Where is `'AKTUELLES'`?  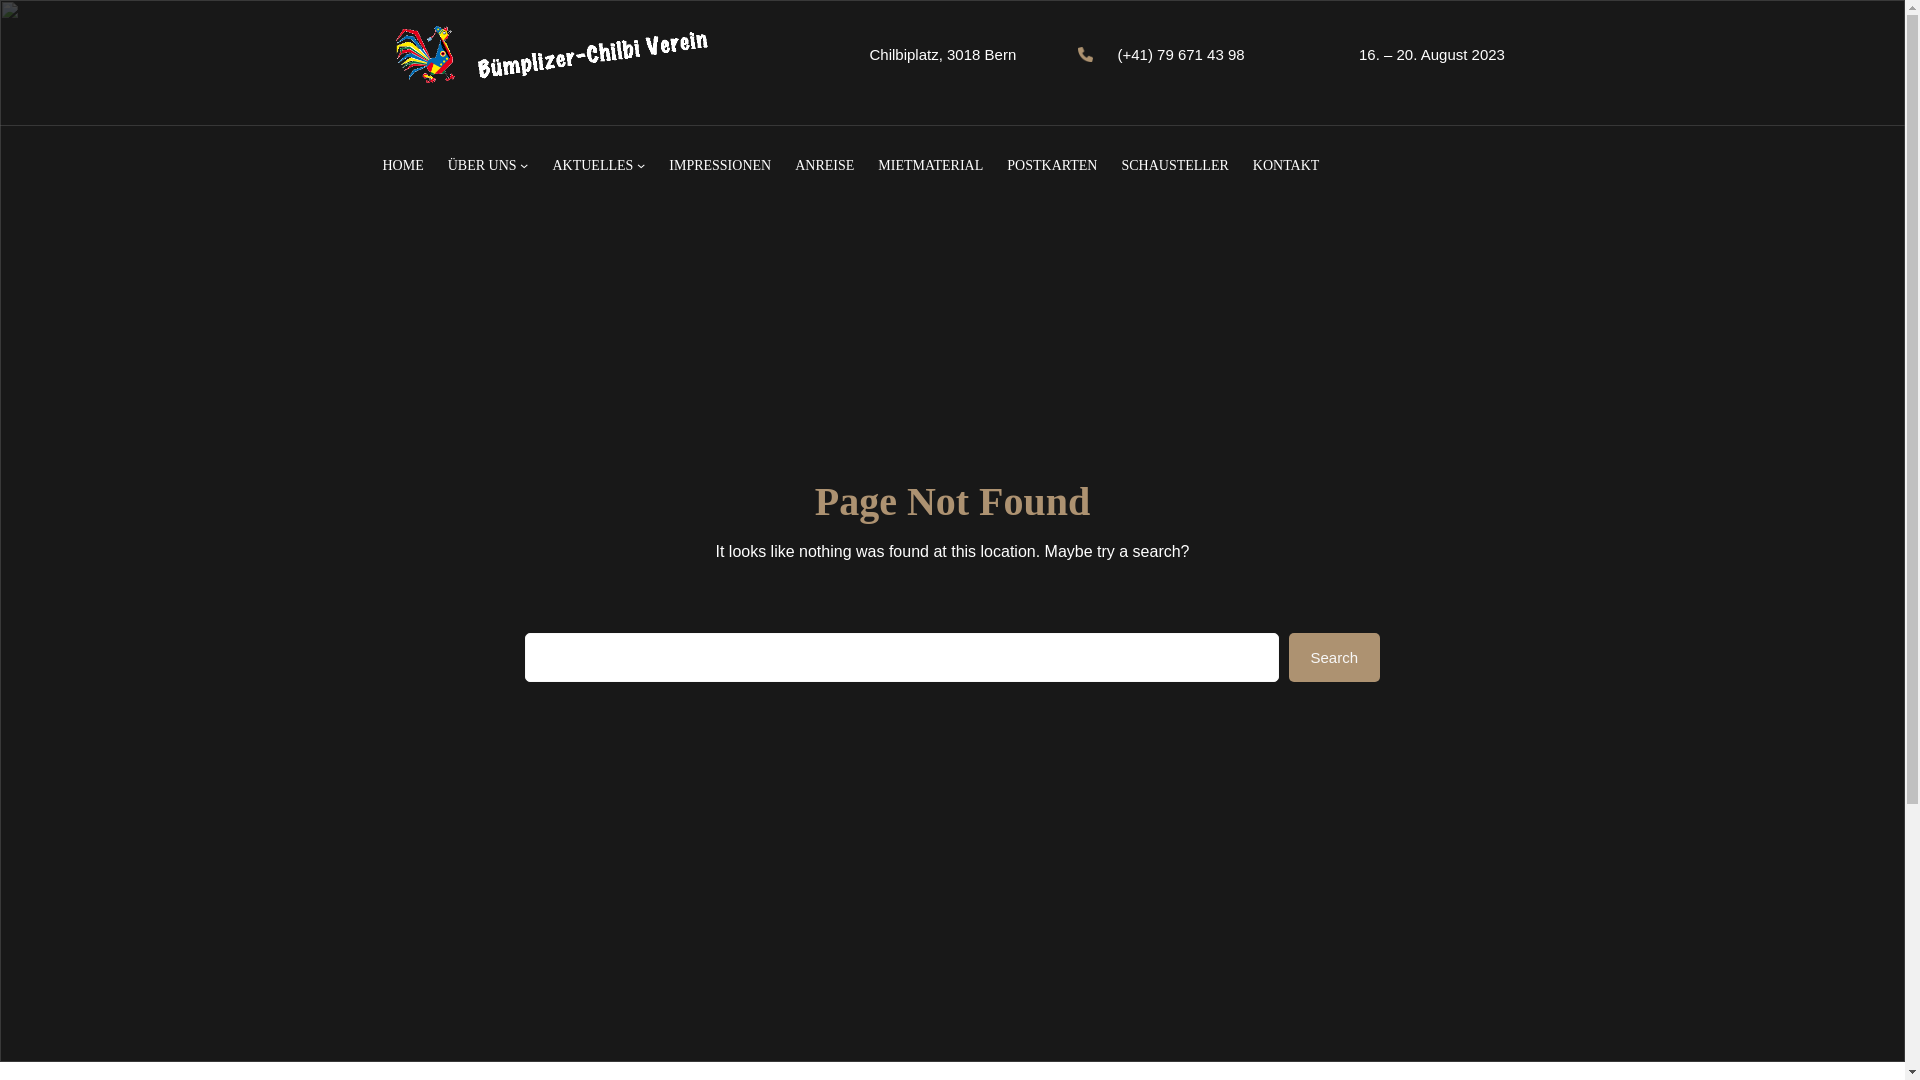 'AKTUELLES' is located at coordinates (591, 164).